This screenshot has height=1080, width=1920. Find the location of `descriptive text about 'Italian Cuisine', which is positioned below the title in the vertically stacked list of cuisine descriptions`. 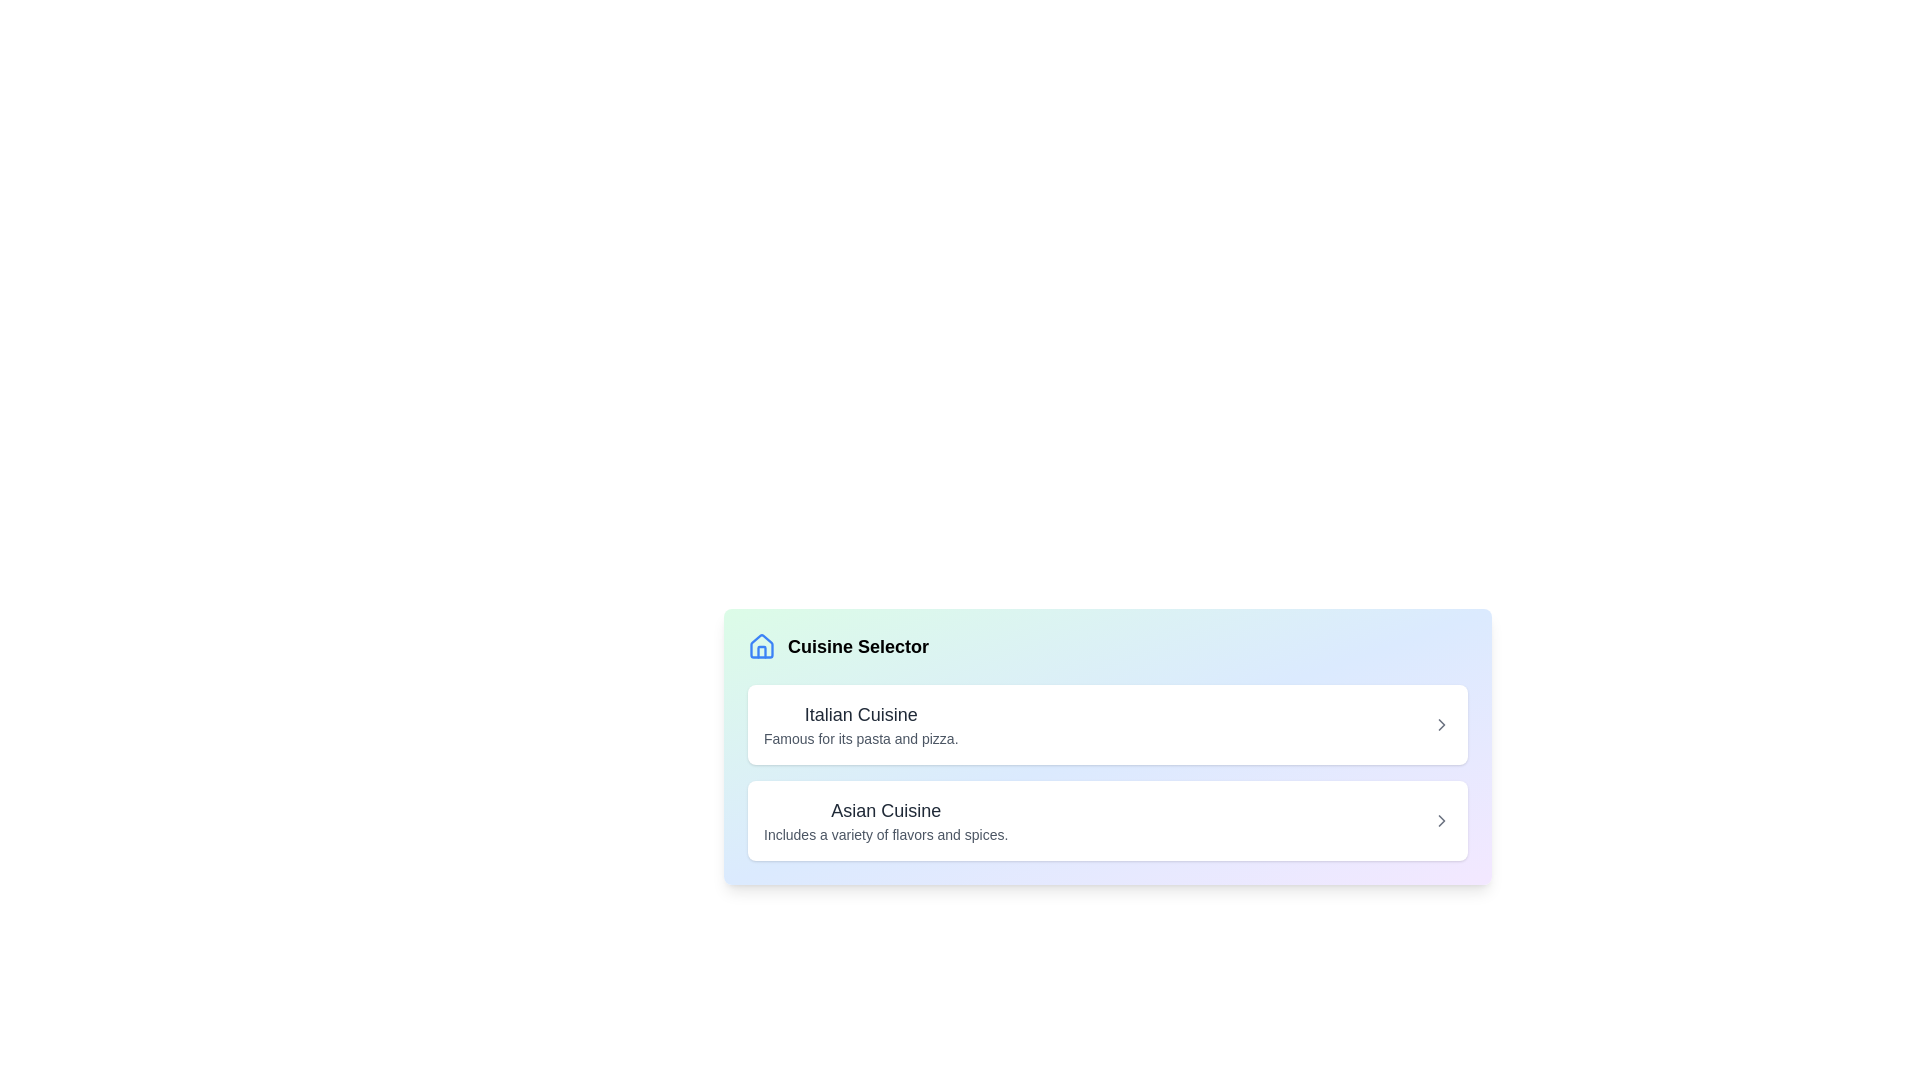

descriptive text about 'Italian Cuisine', which is positioned below the title in the vertically stacked list of cuisine descriptions is located at coordinates (861, 739).